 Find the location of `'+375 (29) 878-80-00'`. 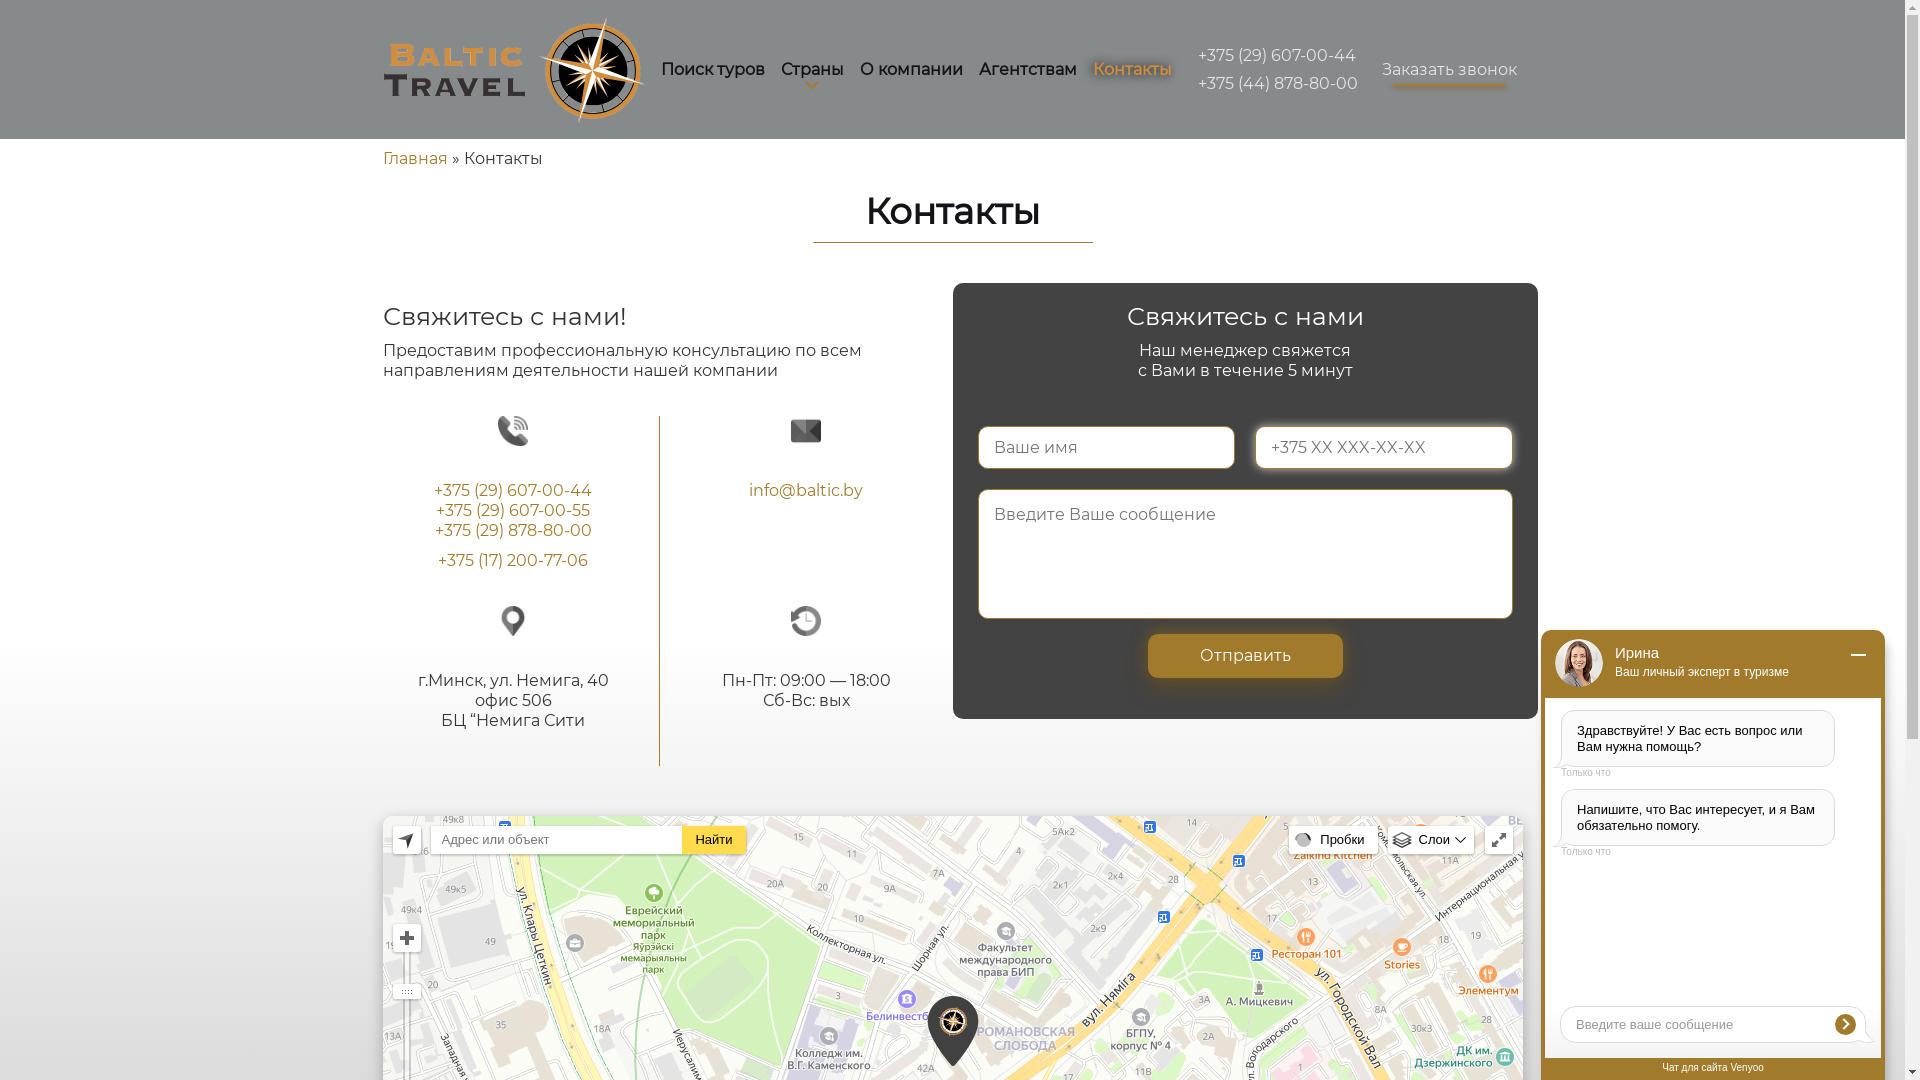

'+375 (29) 878-80-00' is located at coordinates (434, 528).